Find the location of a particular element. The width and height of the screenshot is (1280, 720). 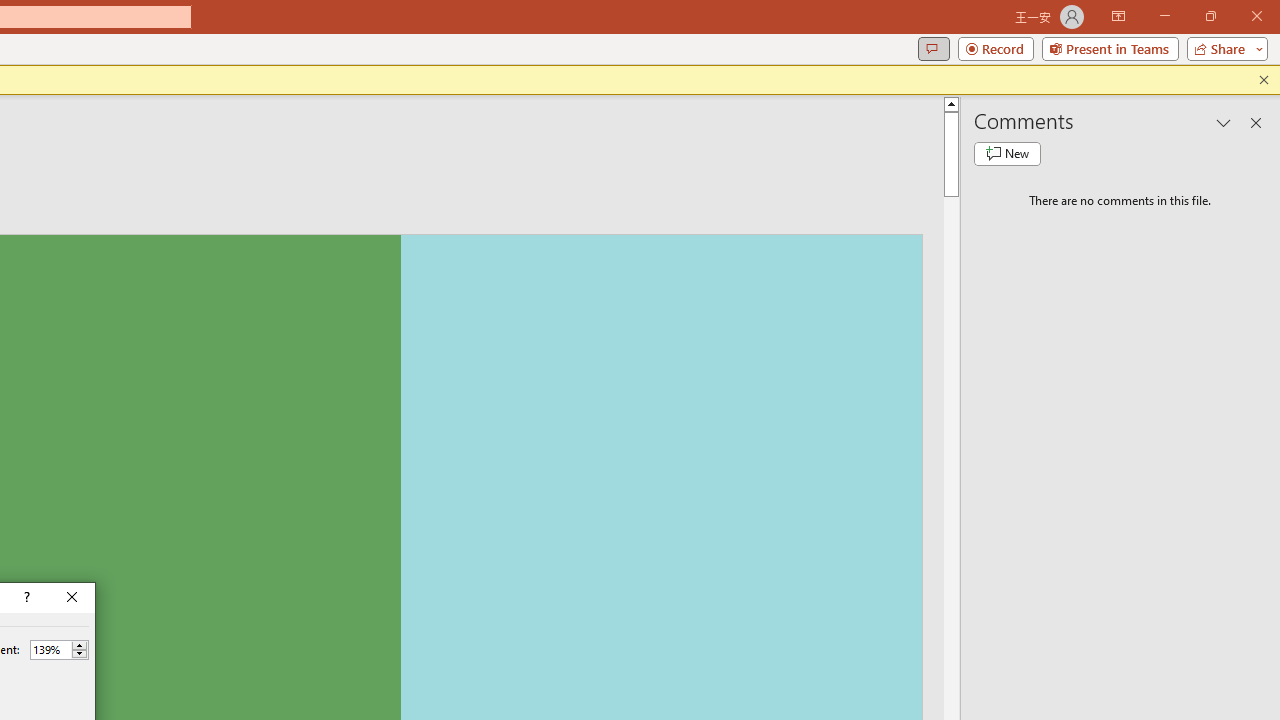

'Share' is located at coordinates (1222, 47).